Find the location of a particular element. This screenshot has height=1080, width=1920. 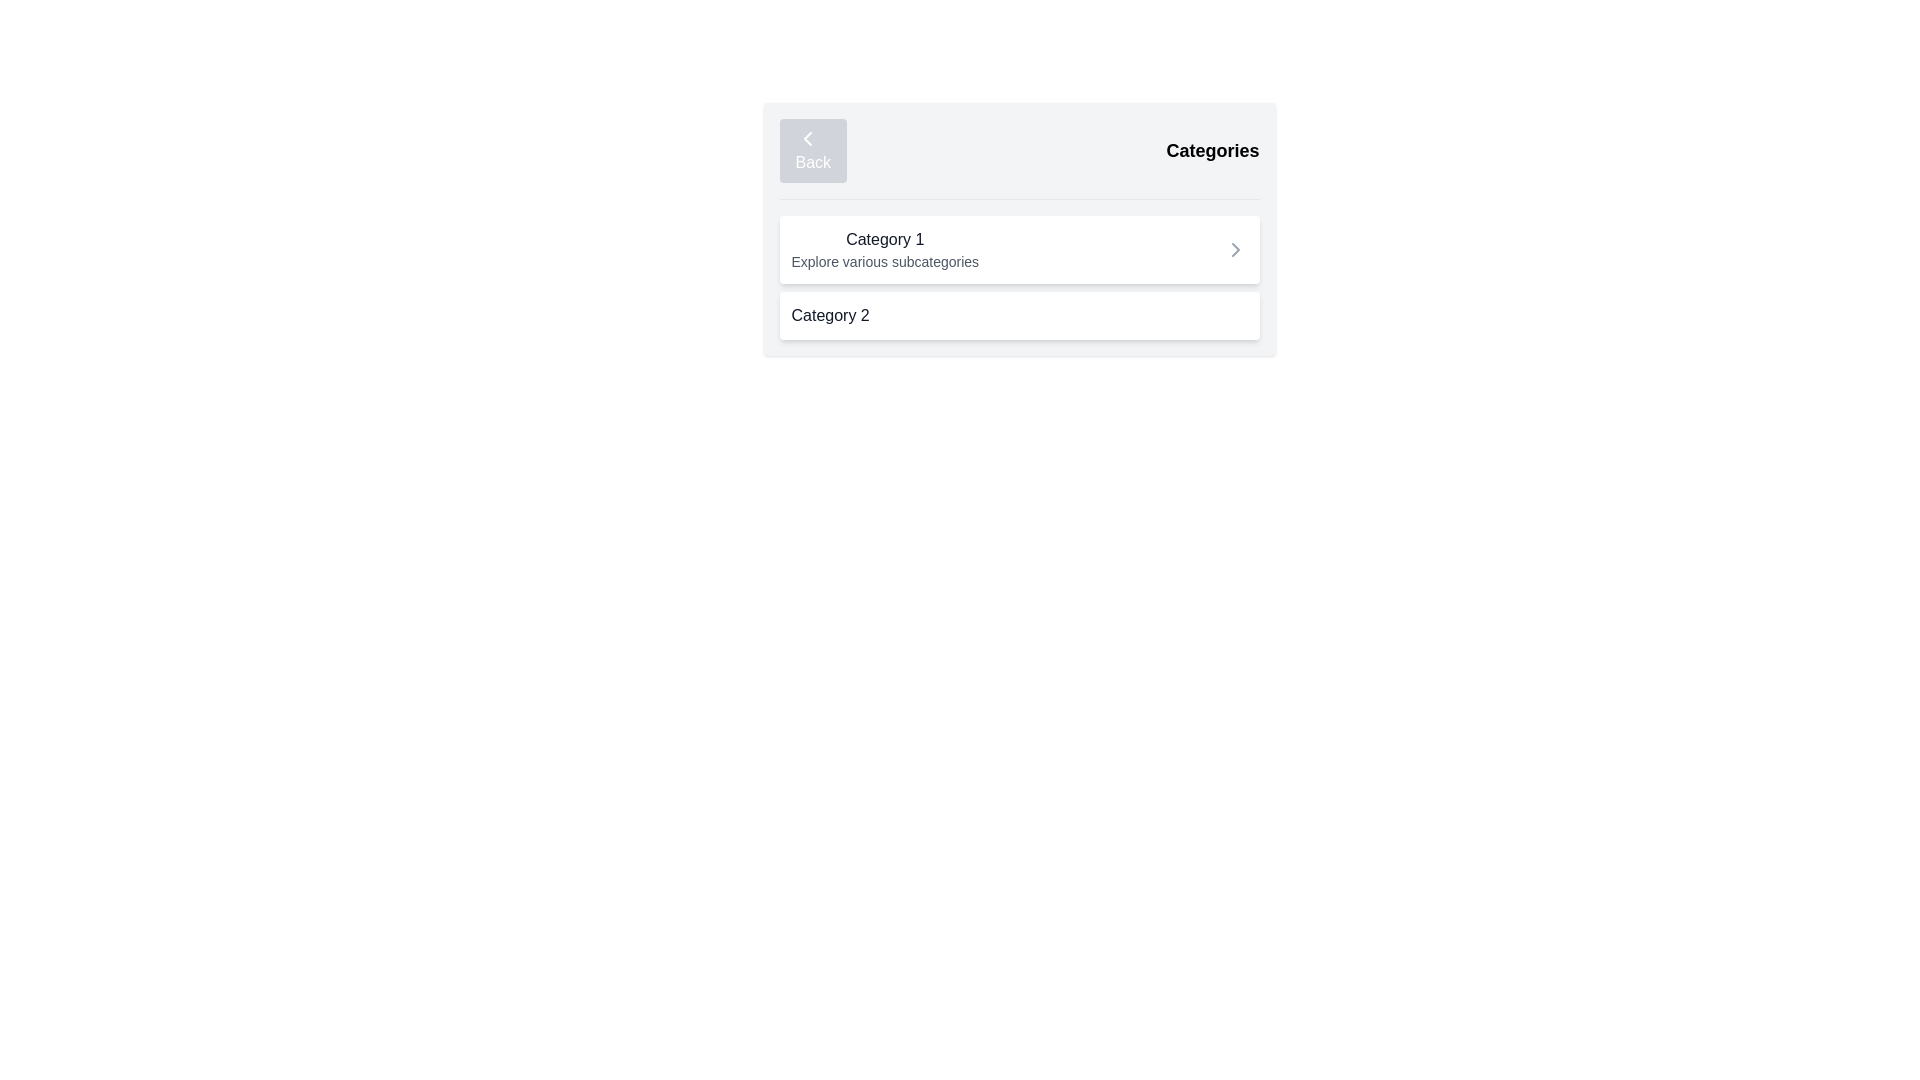

the list item titled 'Category 1' with the subtitle 'Explore various subcategories', which is located in the central area of the interface is located at coordinates (884, 249).